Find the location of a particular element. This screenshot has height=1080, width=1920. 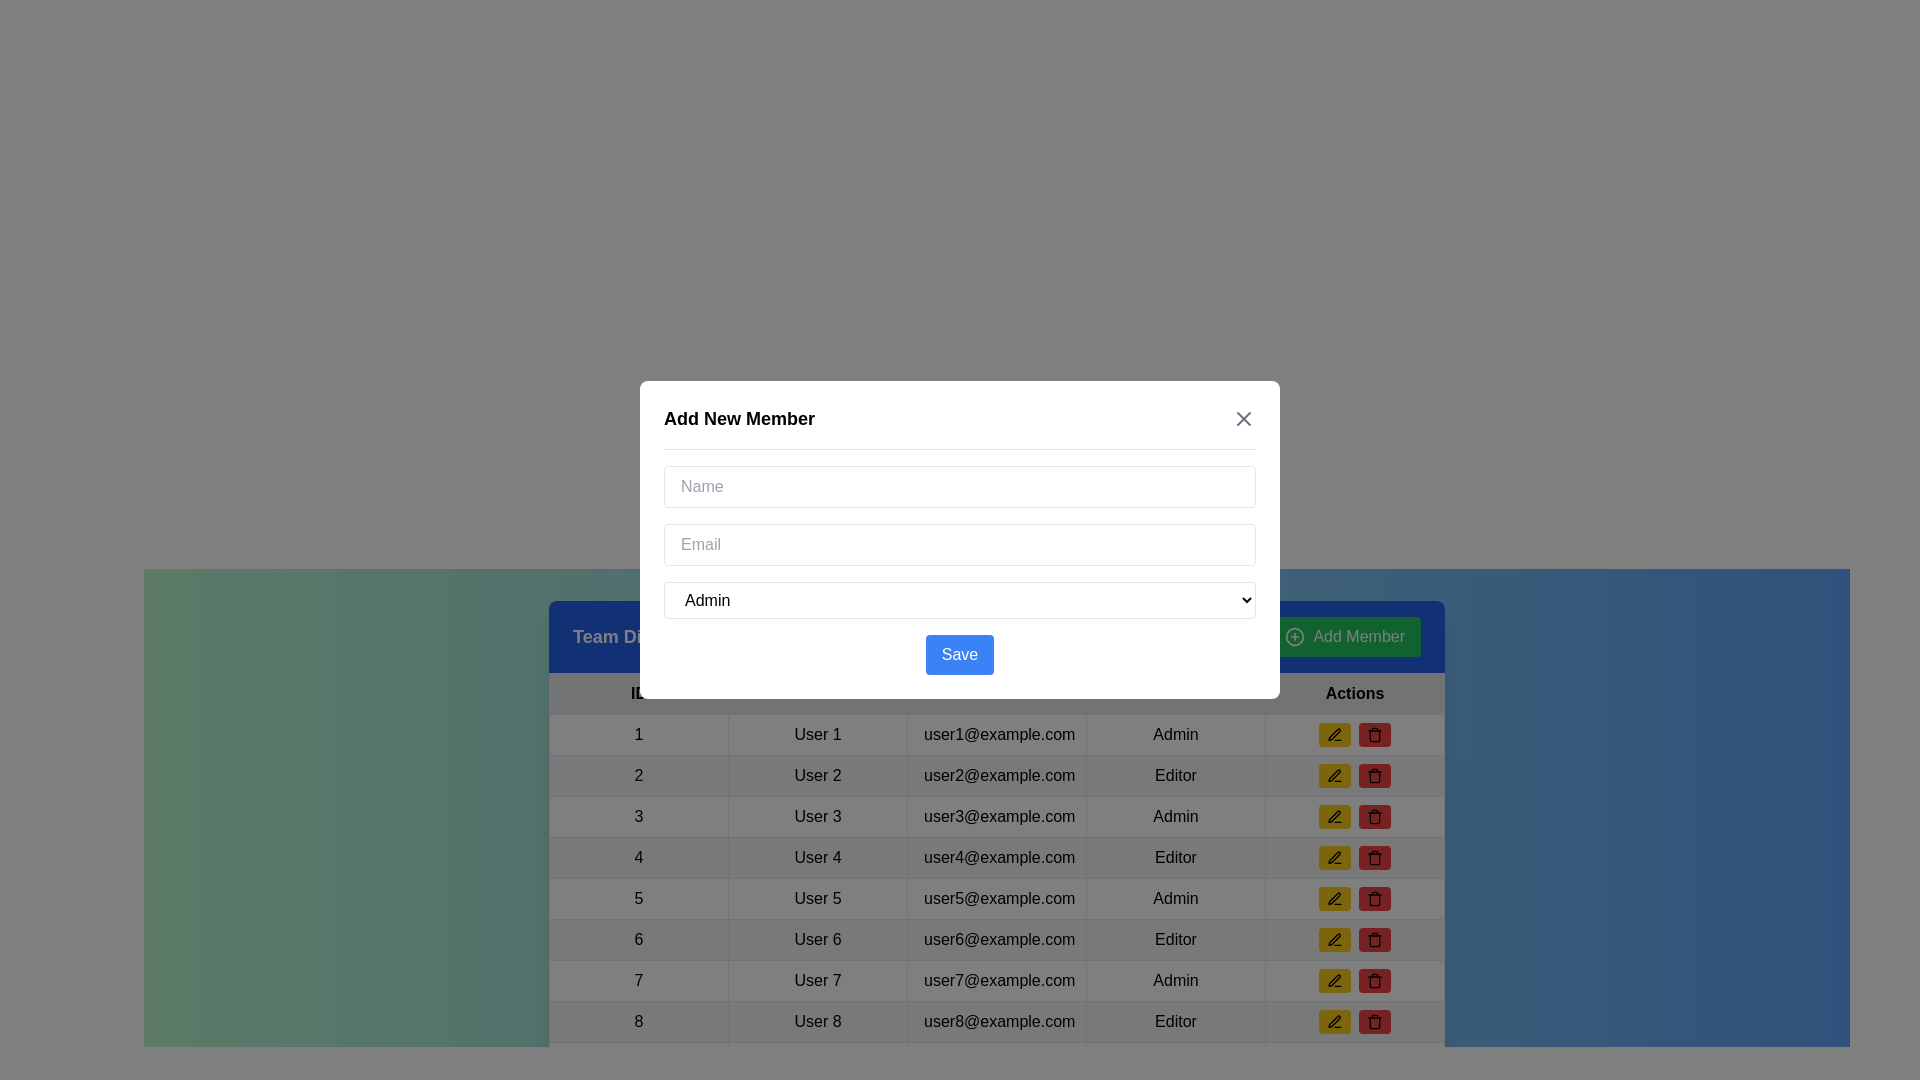

the yellow edit button located in the 'Actions' column of the fifth row in the table to initiate editing is located at coordinates (1354, 897).